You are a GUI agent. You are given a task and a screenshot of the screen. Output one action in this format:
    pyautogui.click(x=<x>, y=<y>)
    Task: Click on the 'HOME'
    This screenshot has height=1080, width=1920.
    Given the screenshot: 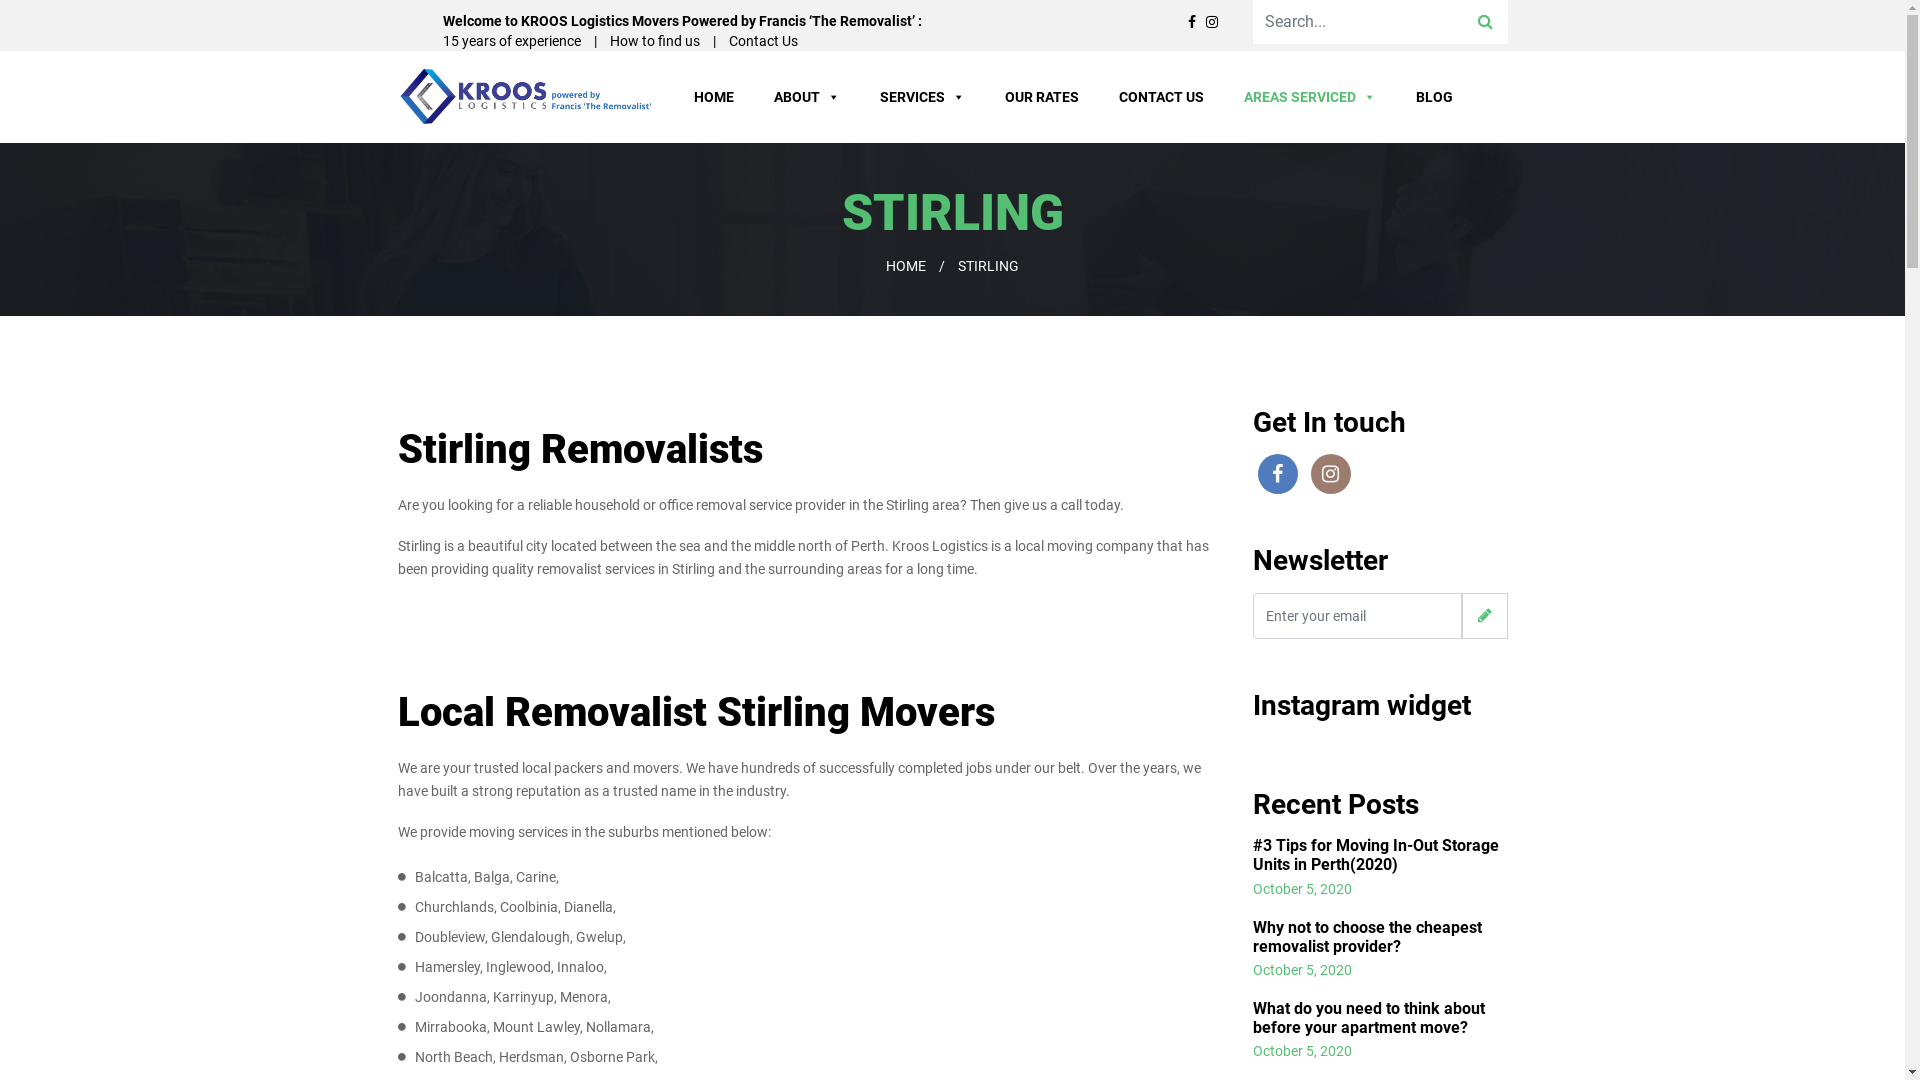 What is the action you would take?
    pyautogui.click(x=905, y=265)
    